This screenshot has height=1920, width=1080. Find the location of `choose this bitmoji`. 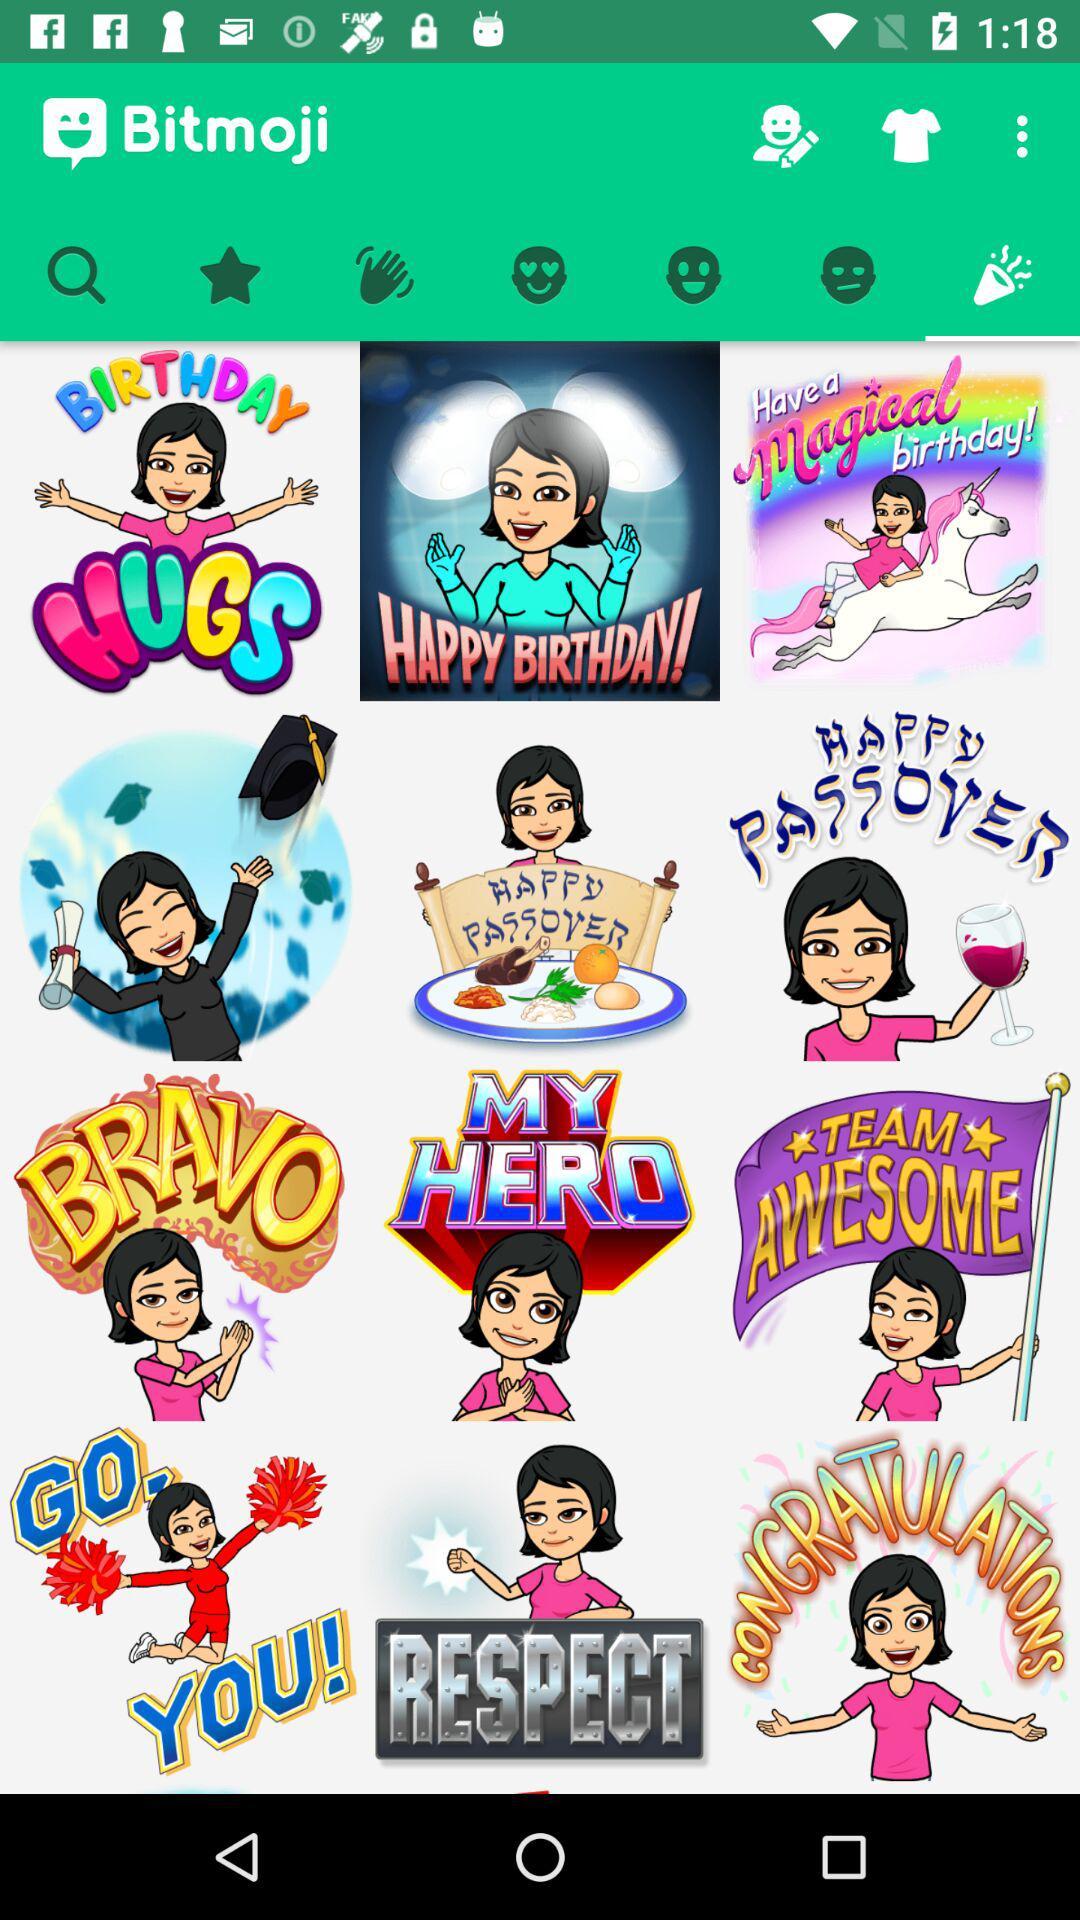

choose this bitmoji is located at coordinates (540, 1240).